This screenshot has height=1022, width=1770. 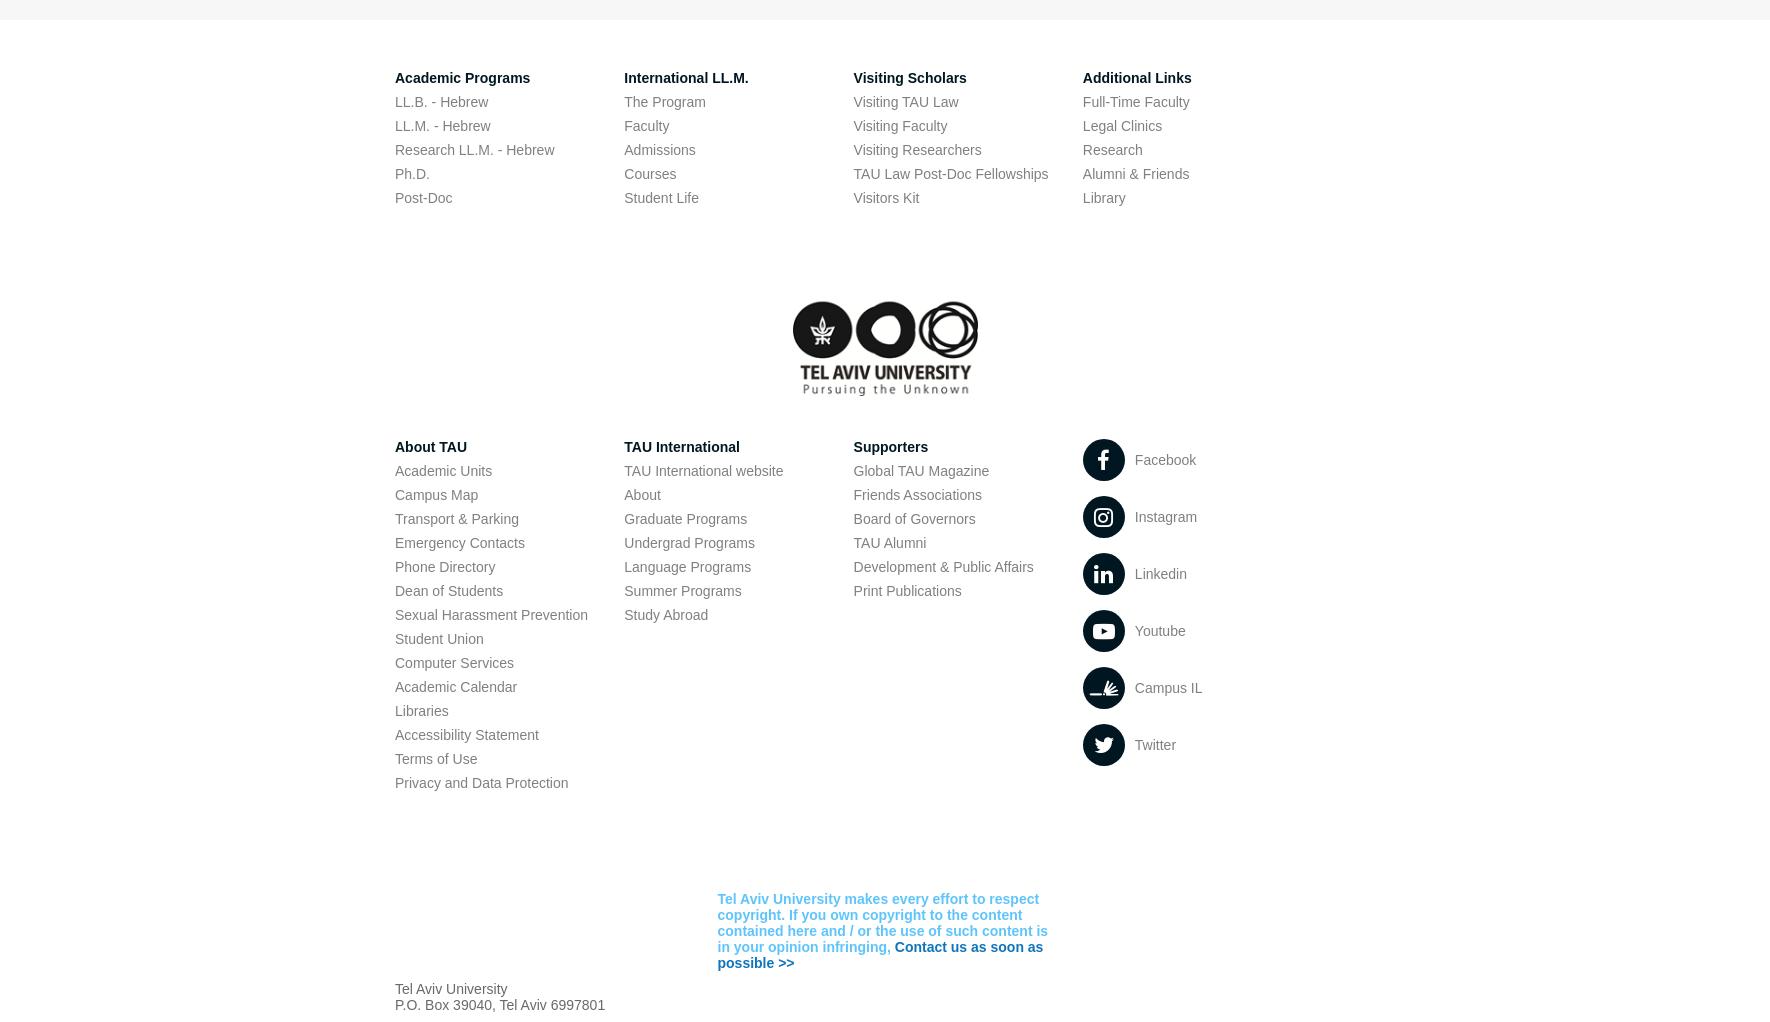 I want to click on 'Print Publications', so click(x=905, y=590).